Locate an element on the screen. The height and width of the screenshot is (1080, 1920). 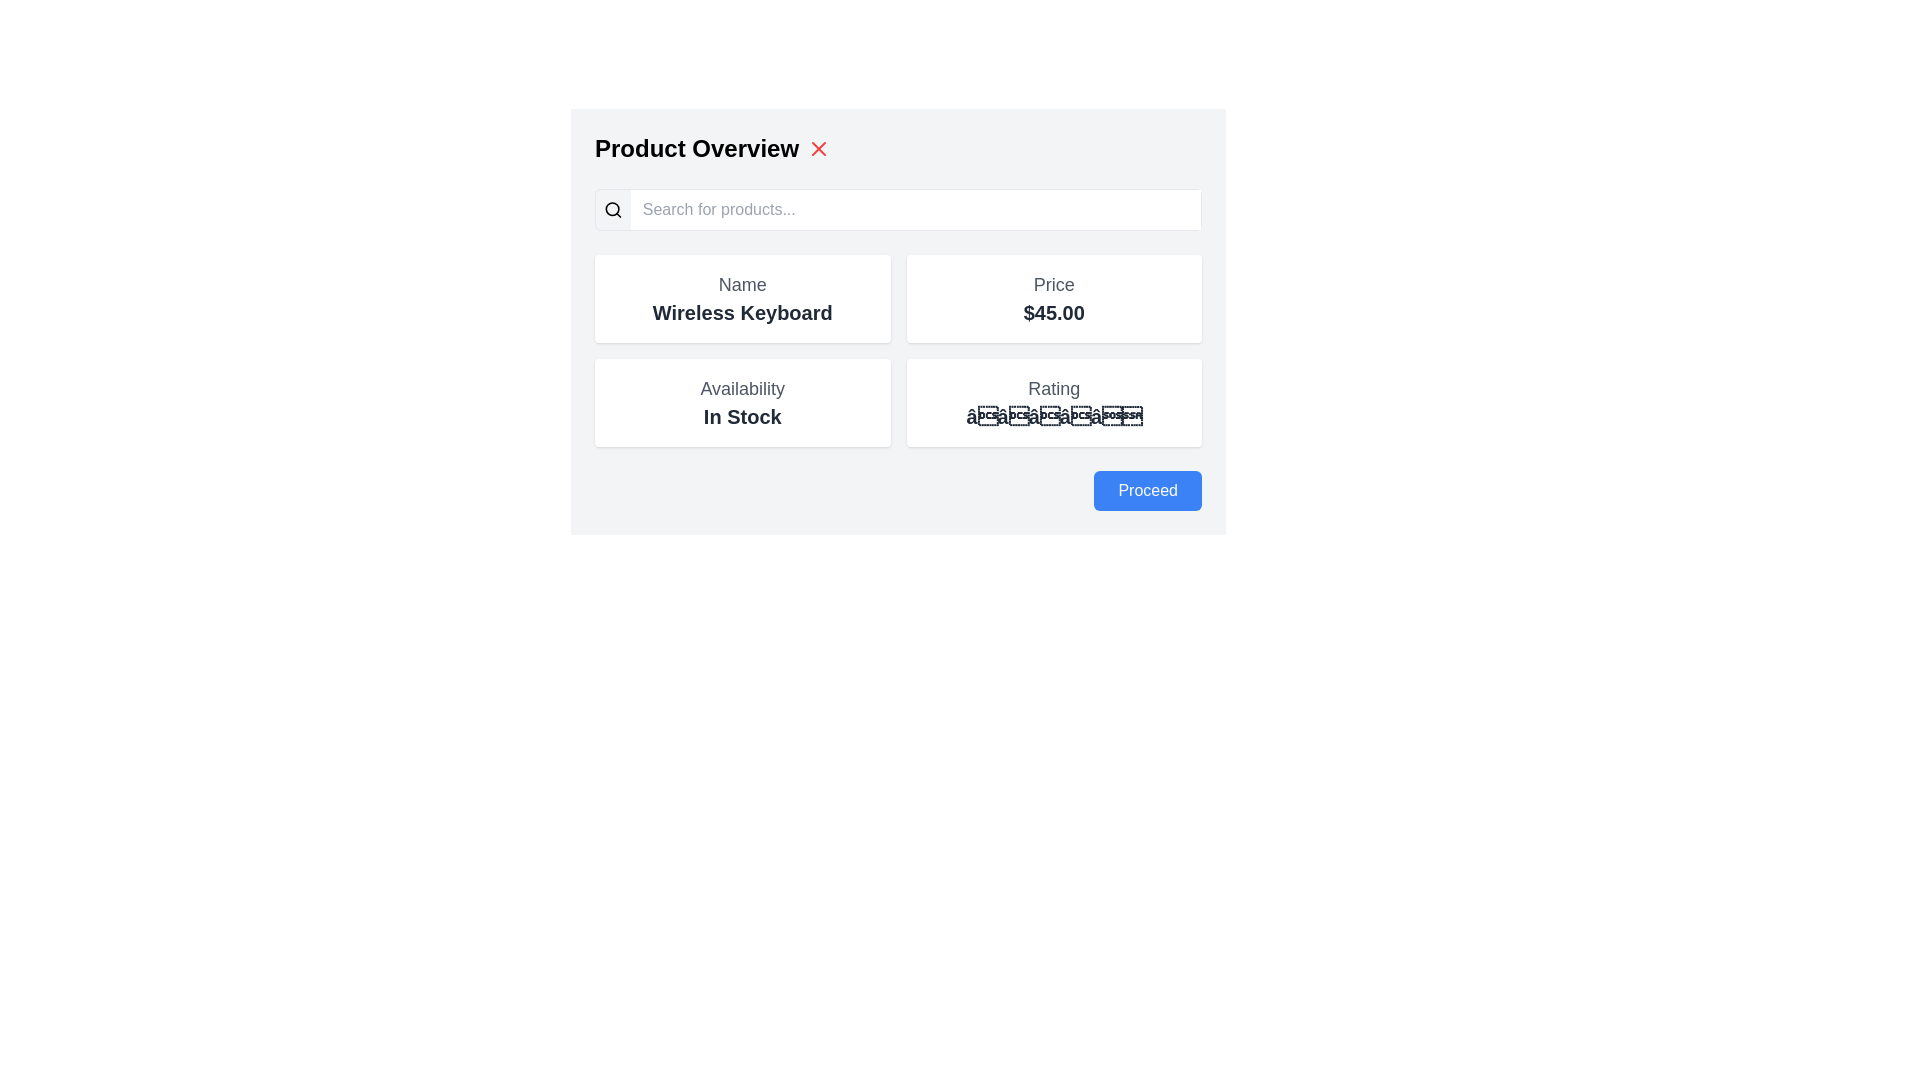
the Text Display that shows 'Wireless Keyboard', located in the first column of a grid layout above 'Availability: In Stock' and to the left of 'Price: $45.00' is located at coordinates (741, 299).